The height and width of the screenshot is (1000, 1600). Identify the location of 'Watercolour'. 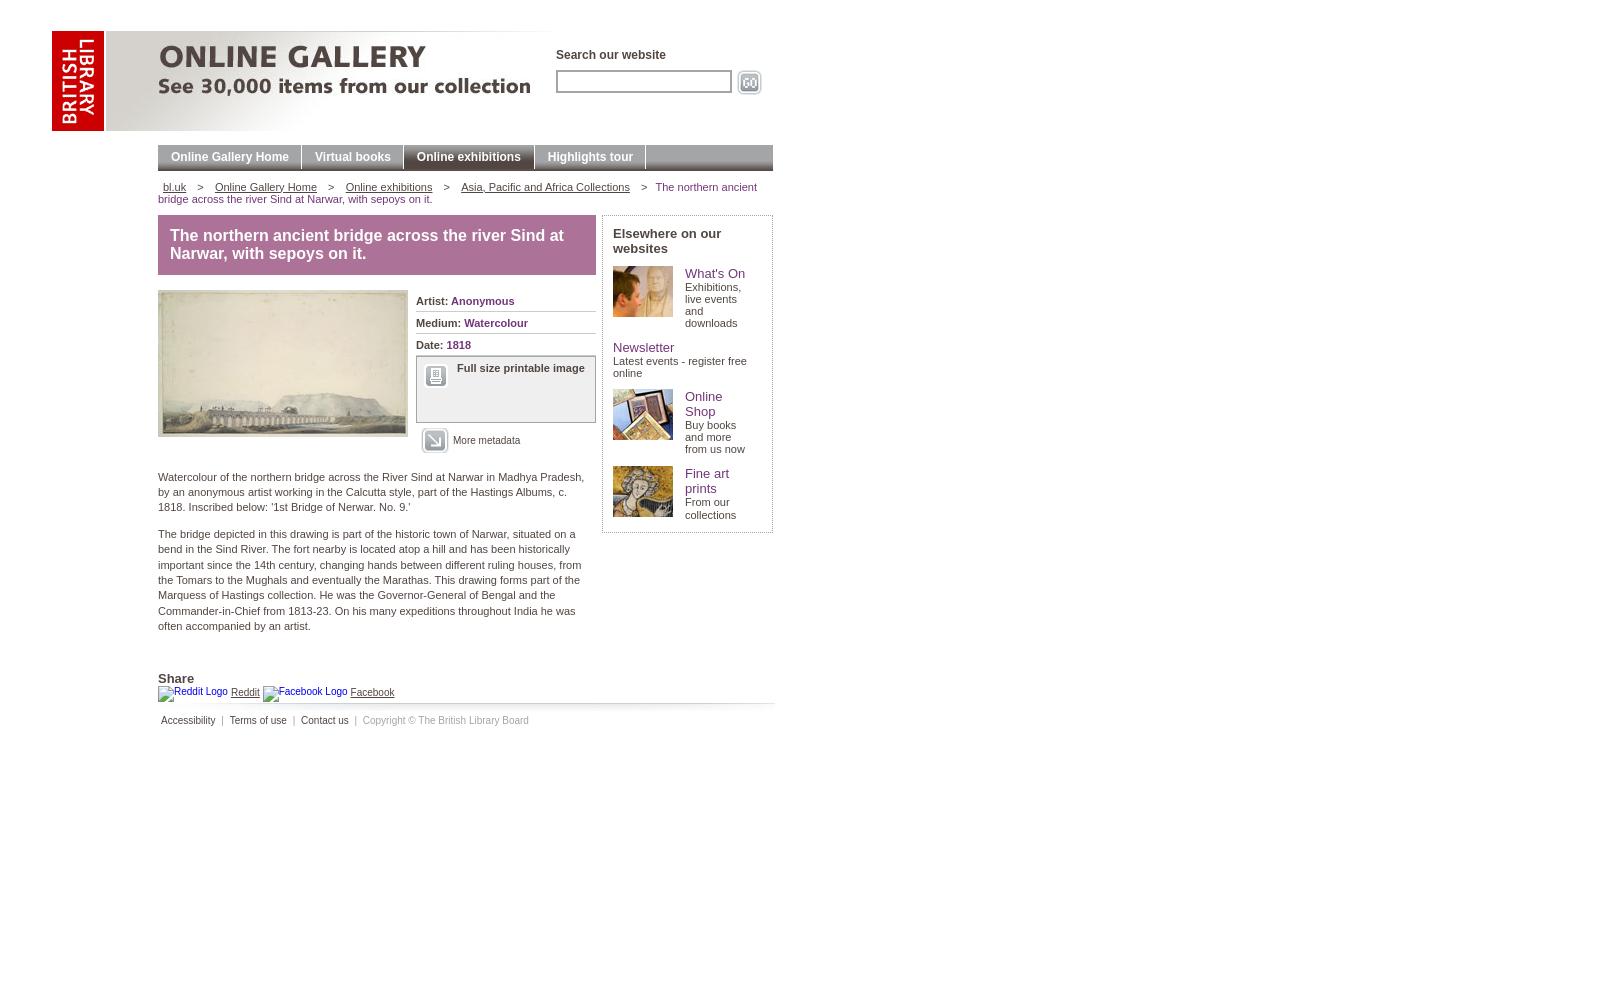
(495, 321).